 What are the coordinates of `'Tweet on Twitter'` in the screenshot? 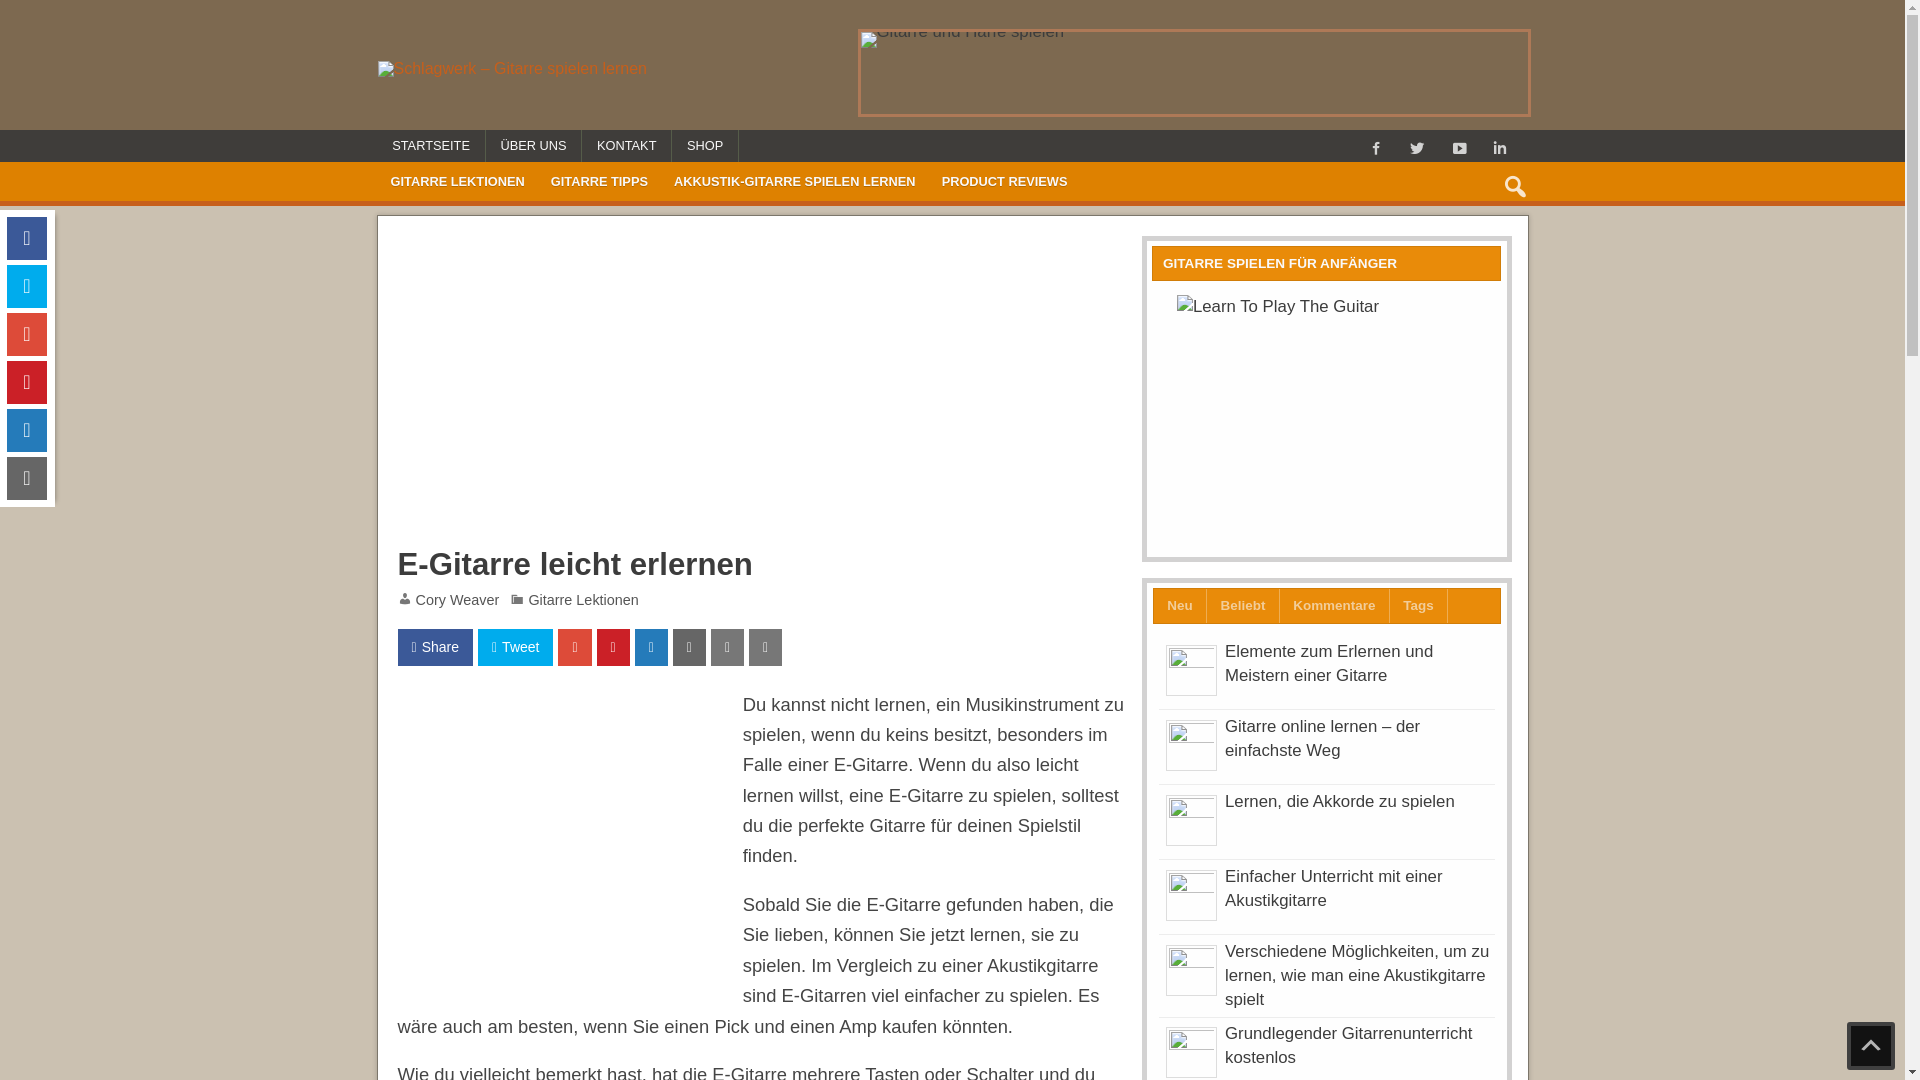 It's located at (27, 286).